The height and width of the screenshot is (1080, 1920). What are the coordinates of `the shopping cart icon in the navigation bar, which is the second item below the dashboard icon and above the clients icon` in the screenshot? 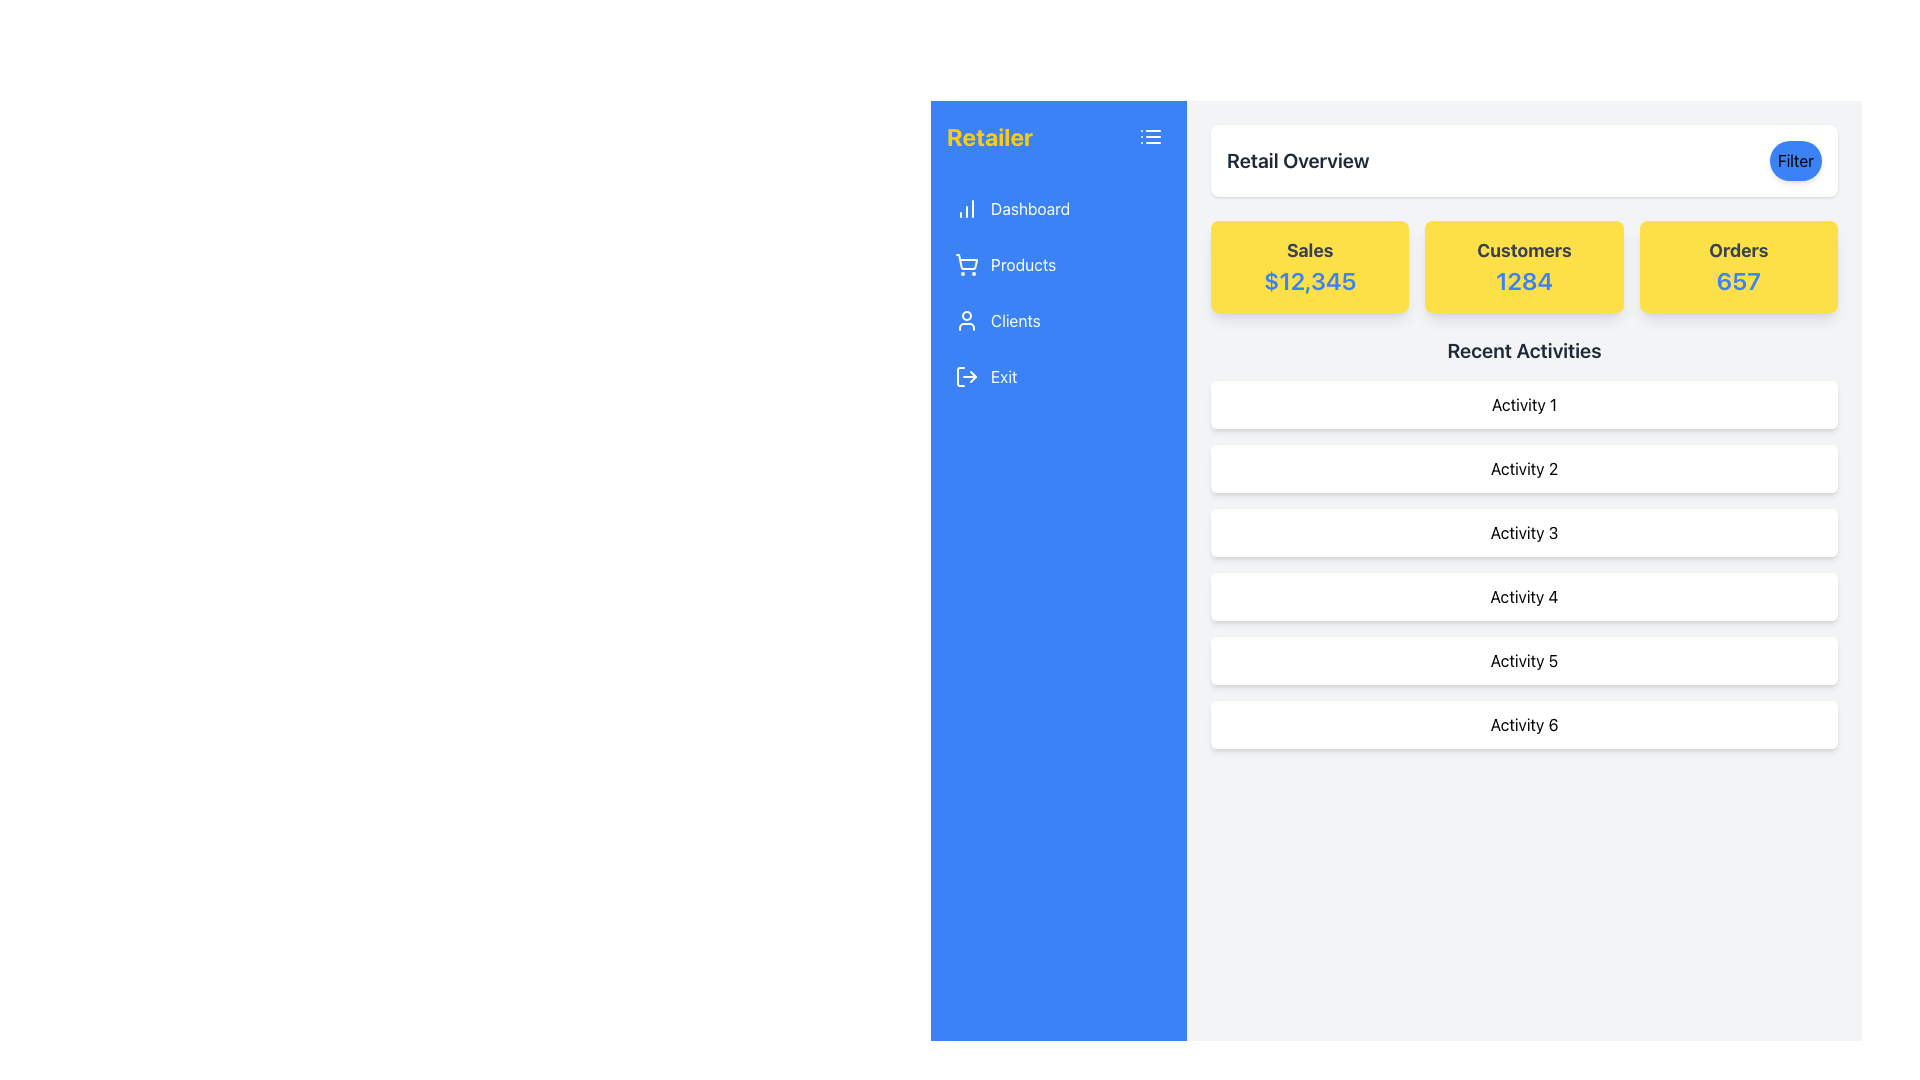 It's located at (967, 261).